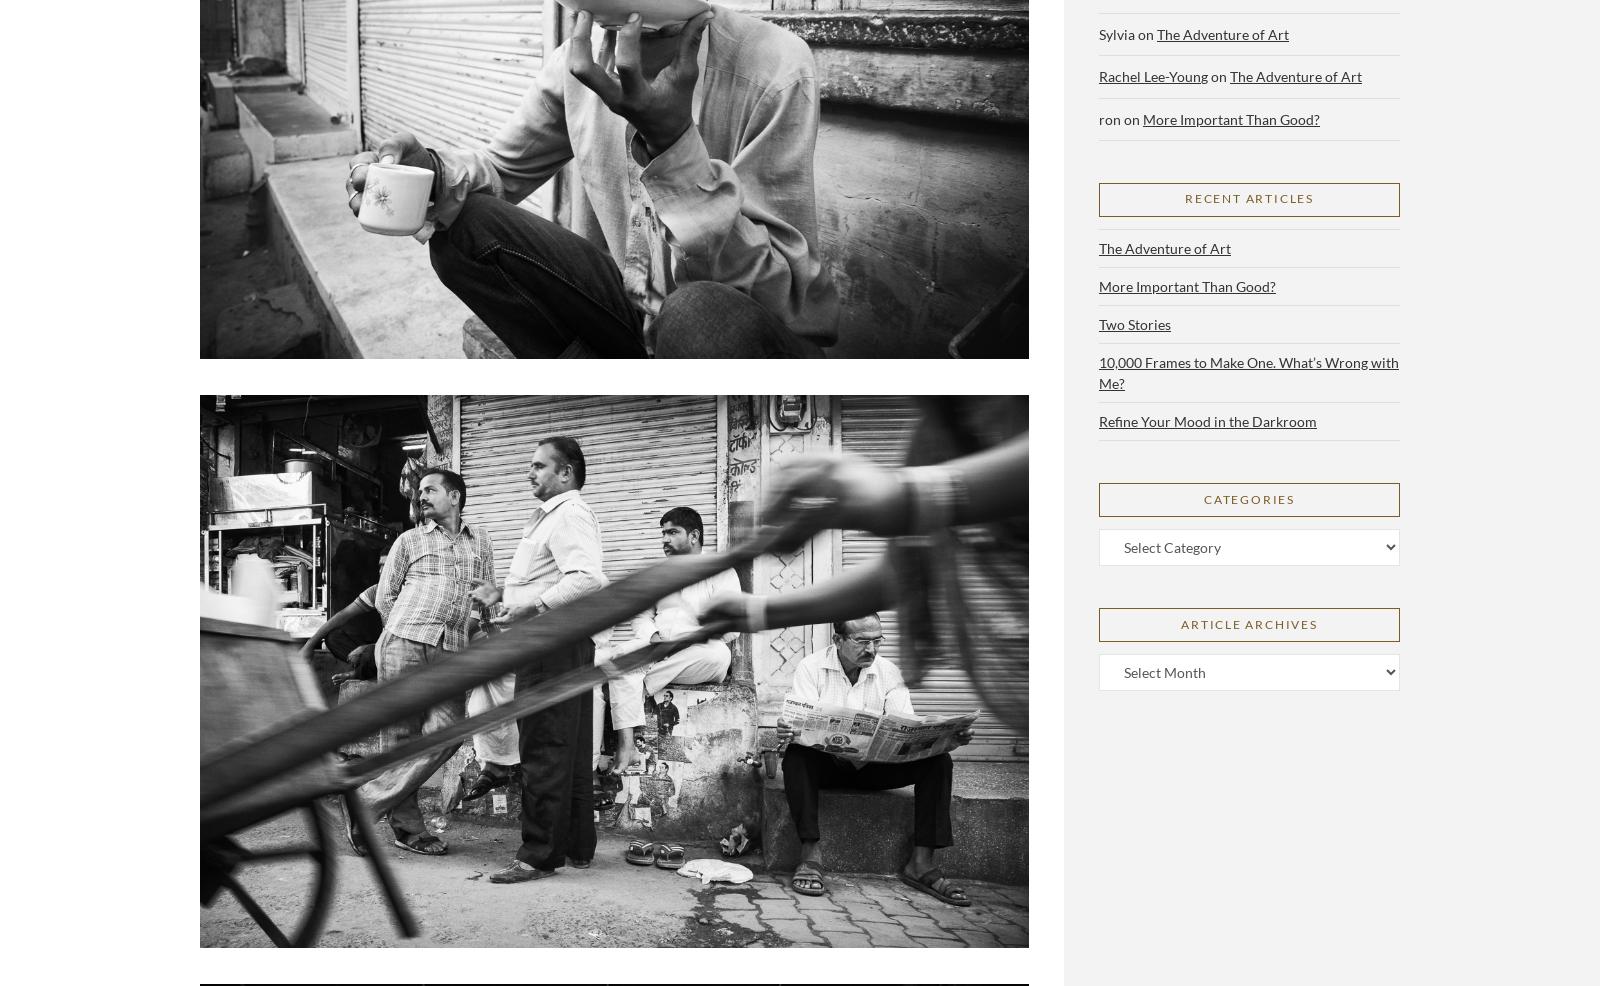 This screenshot has height=986, width=1600. I want to click on '10,000 Frames to Make One. What’s Wrong with Me?', so click(1247, 371).